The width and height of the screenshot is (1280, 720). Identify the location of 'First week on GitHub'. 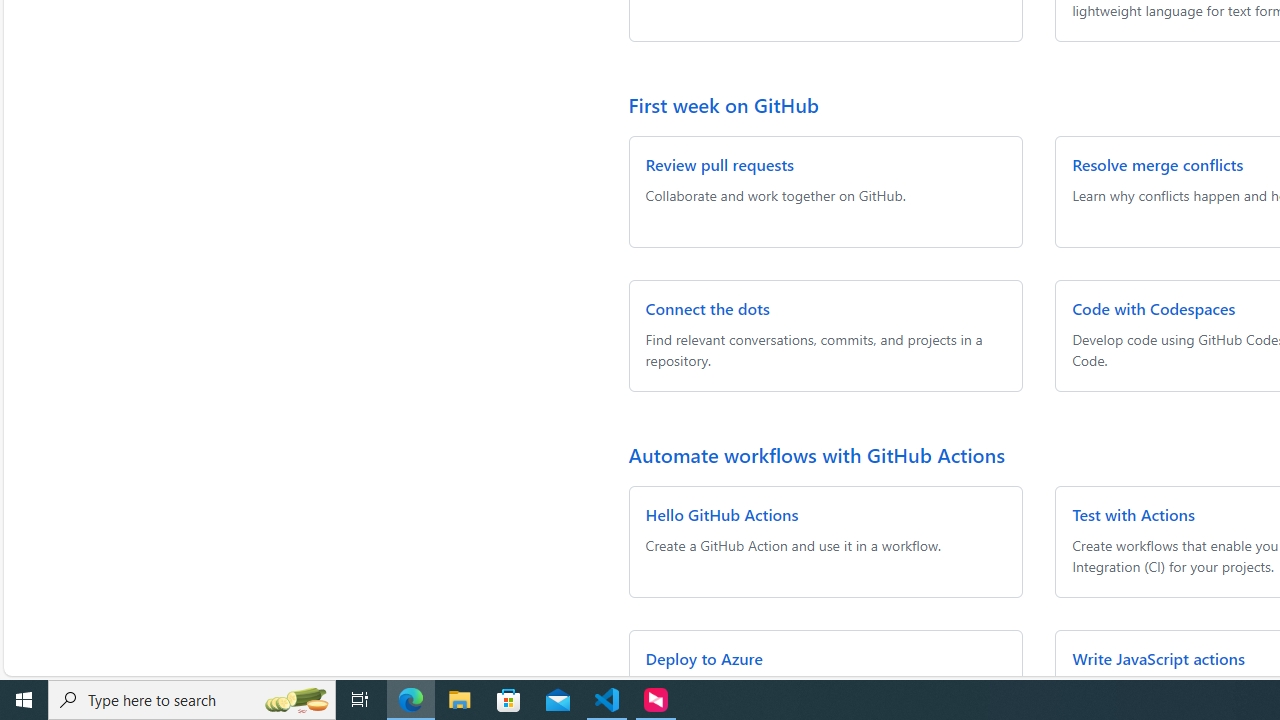
(722, 104).